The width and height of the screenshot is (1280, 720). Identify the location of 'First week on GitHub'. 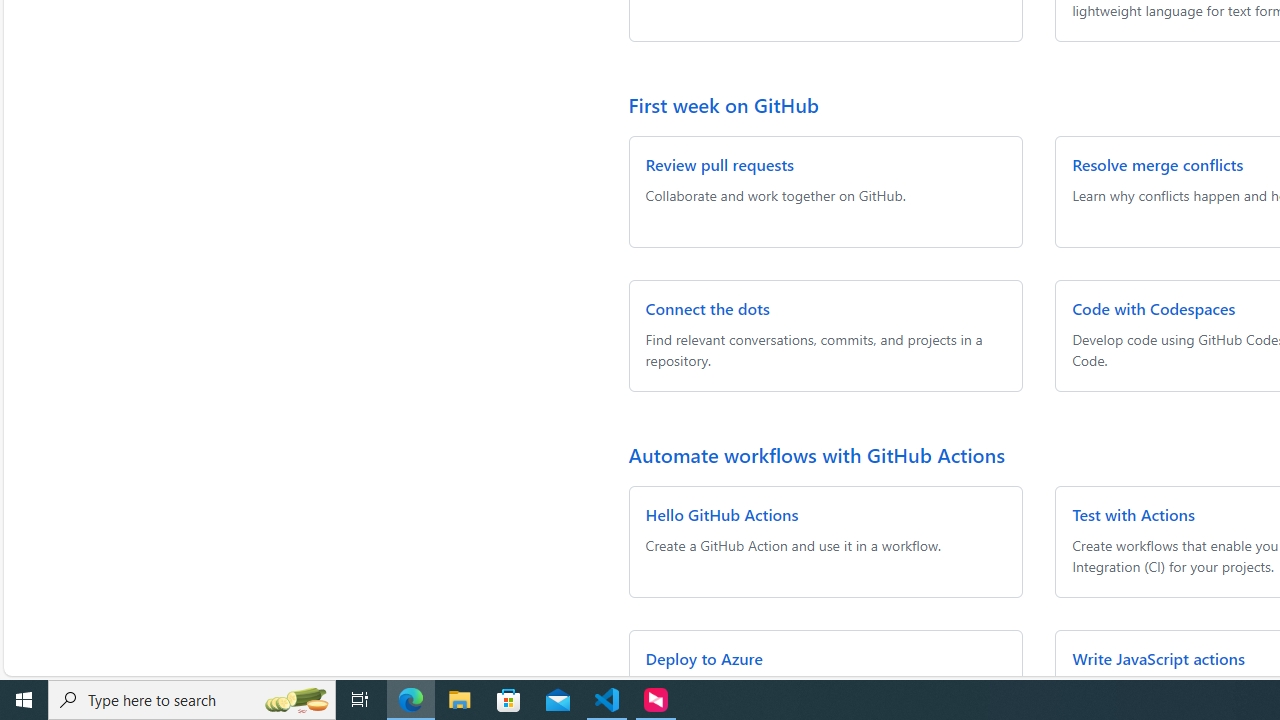
(722, 104).